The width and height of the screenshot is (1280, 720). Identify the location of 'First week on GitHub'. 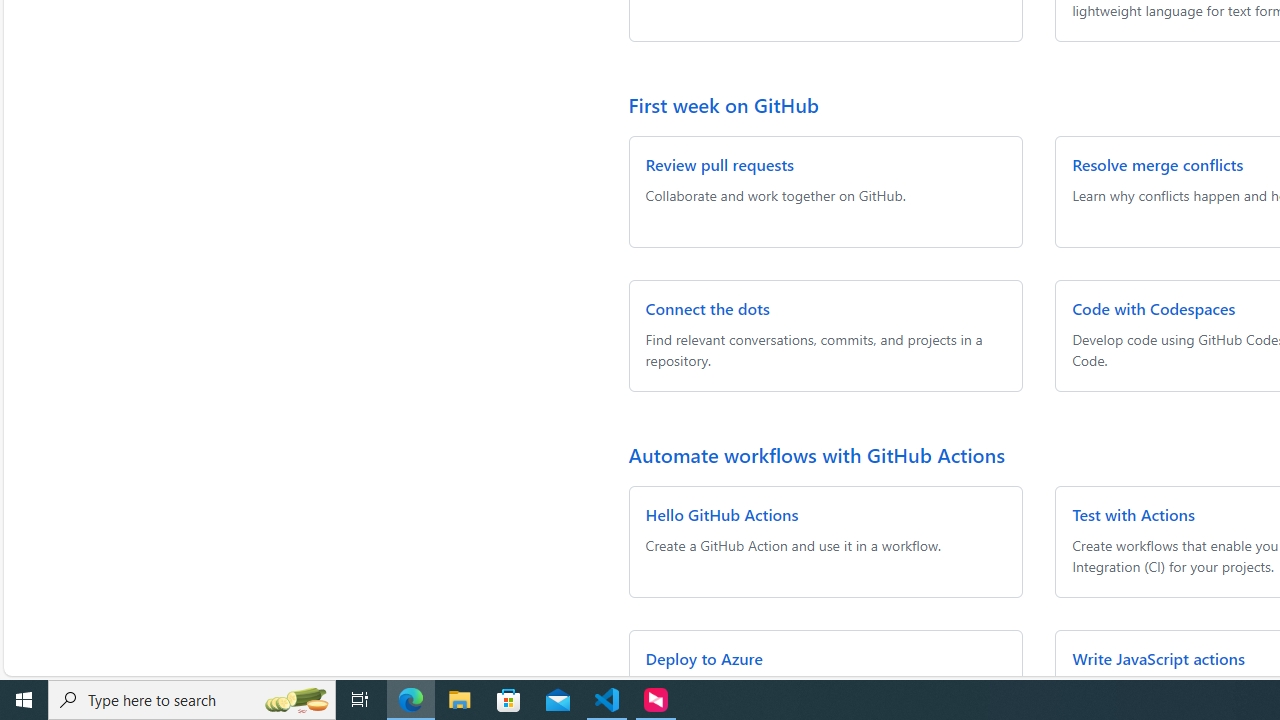
(722, 104).